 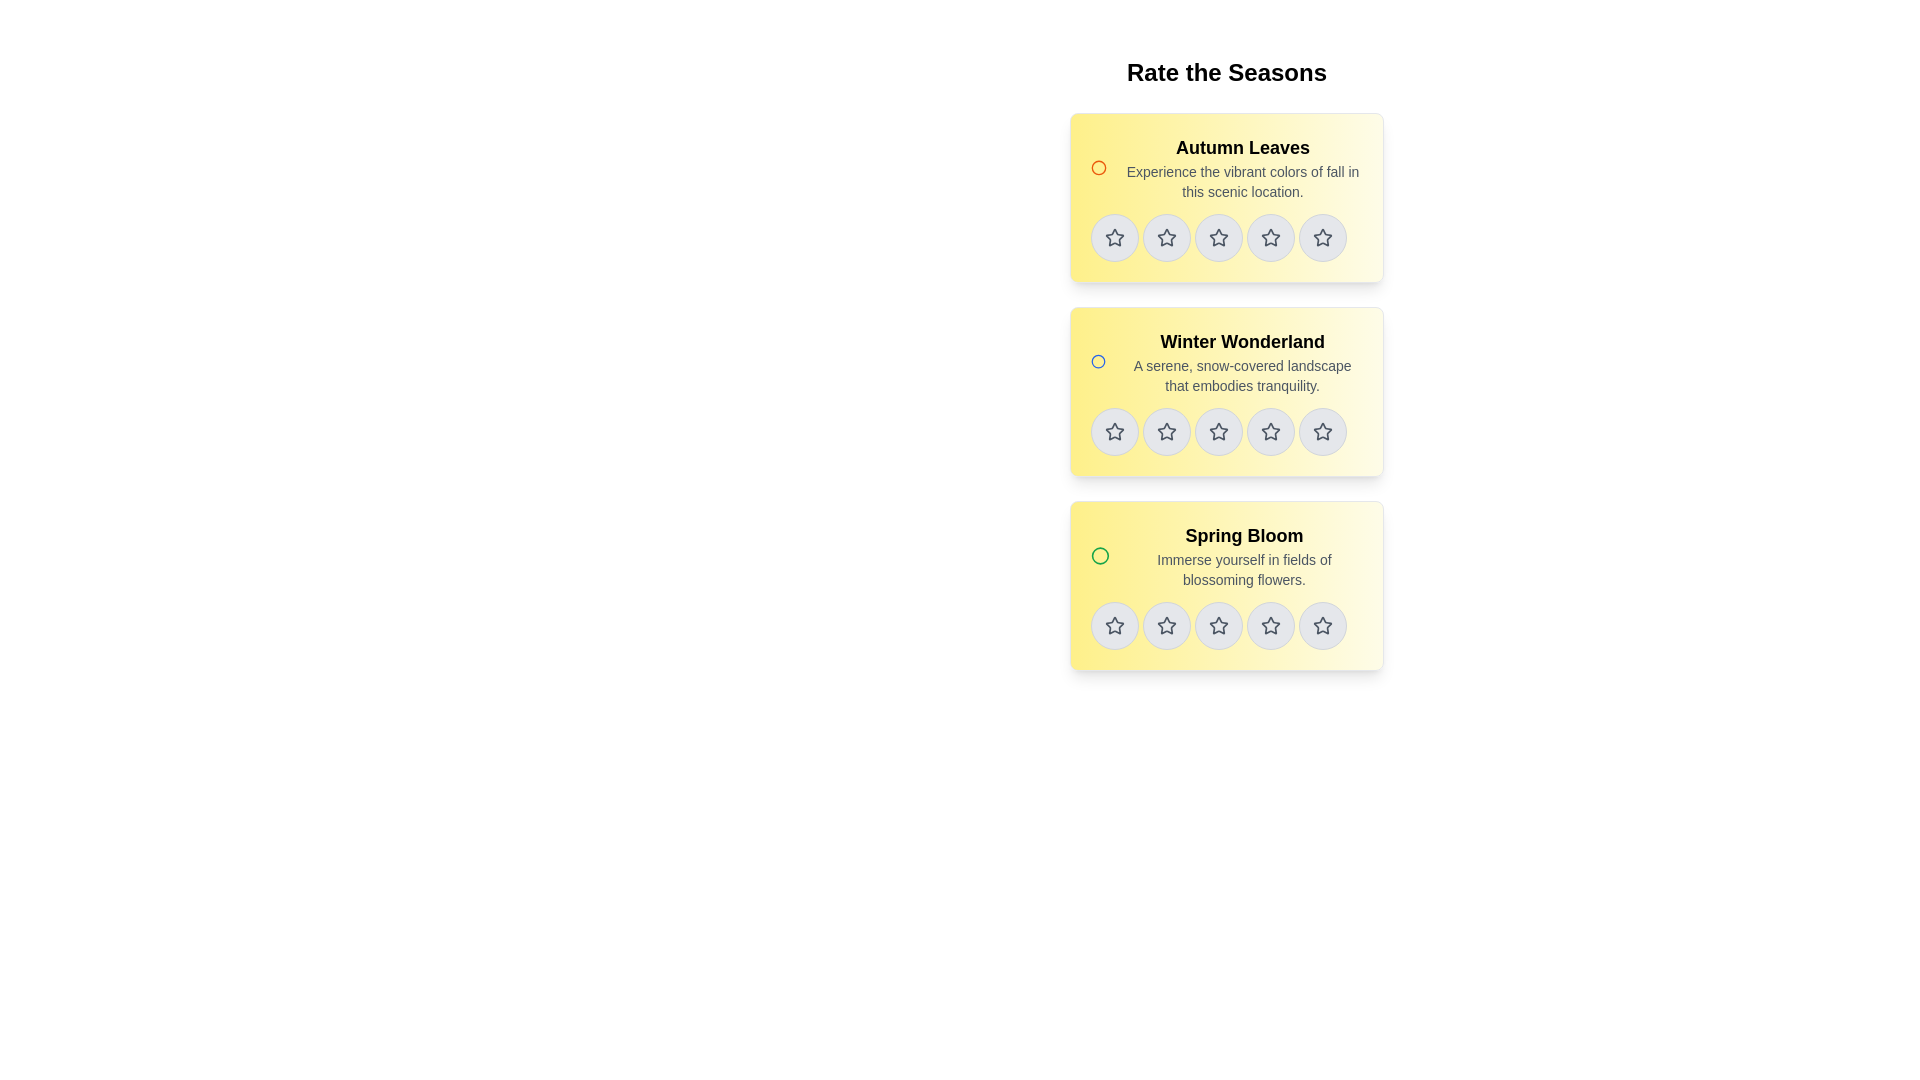 I want to click on descriptive text label located directly below the 'Winter Wonderland' title in the vertical list of sections, so click(x=1241, y=375).